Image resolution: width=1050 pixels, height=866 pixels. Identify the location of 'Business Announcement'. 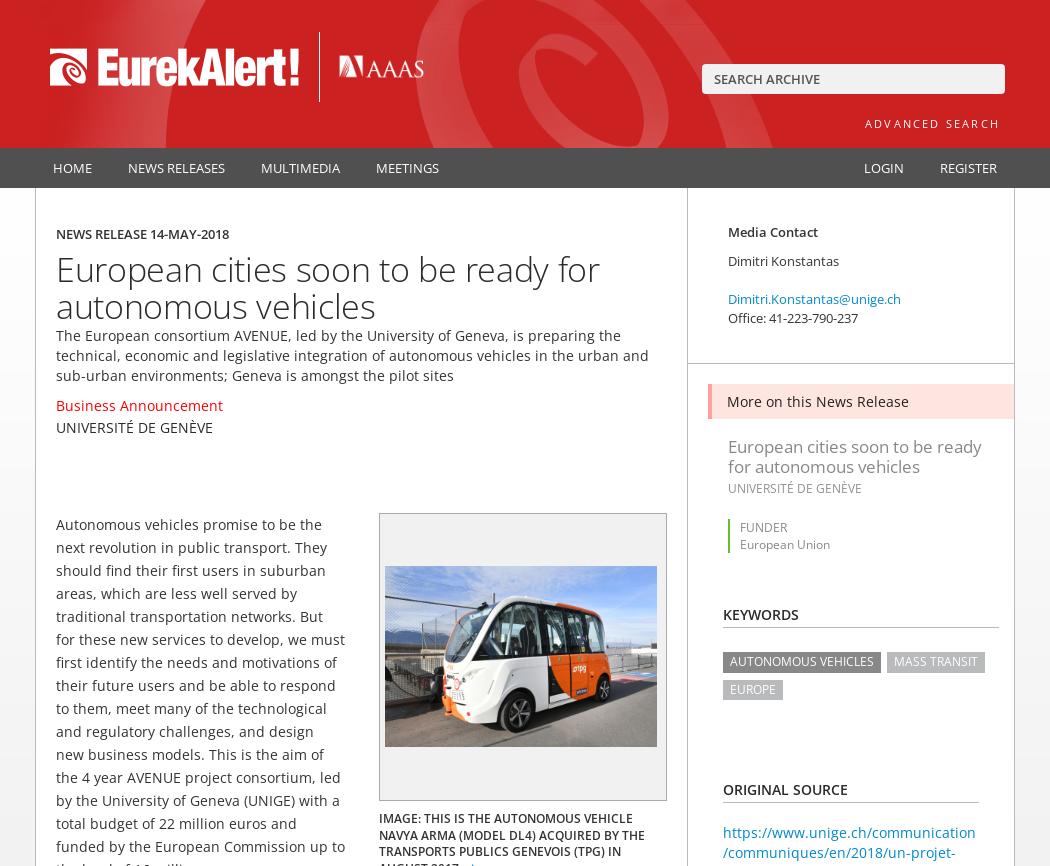
(138, 403).